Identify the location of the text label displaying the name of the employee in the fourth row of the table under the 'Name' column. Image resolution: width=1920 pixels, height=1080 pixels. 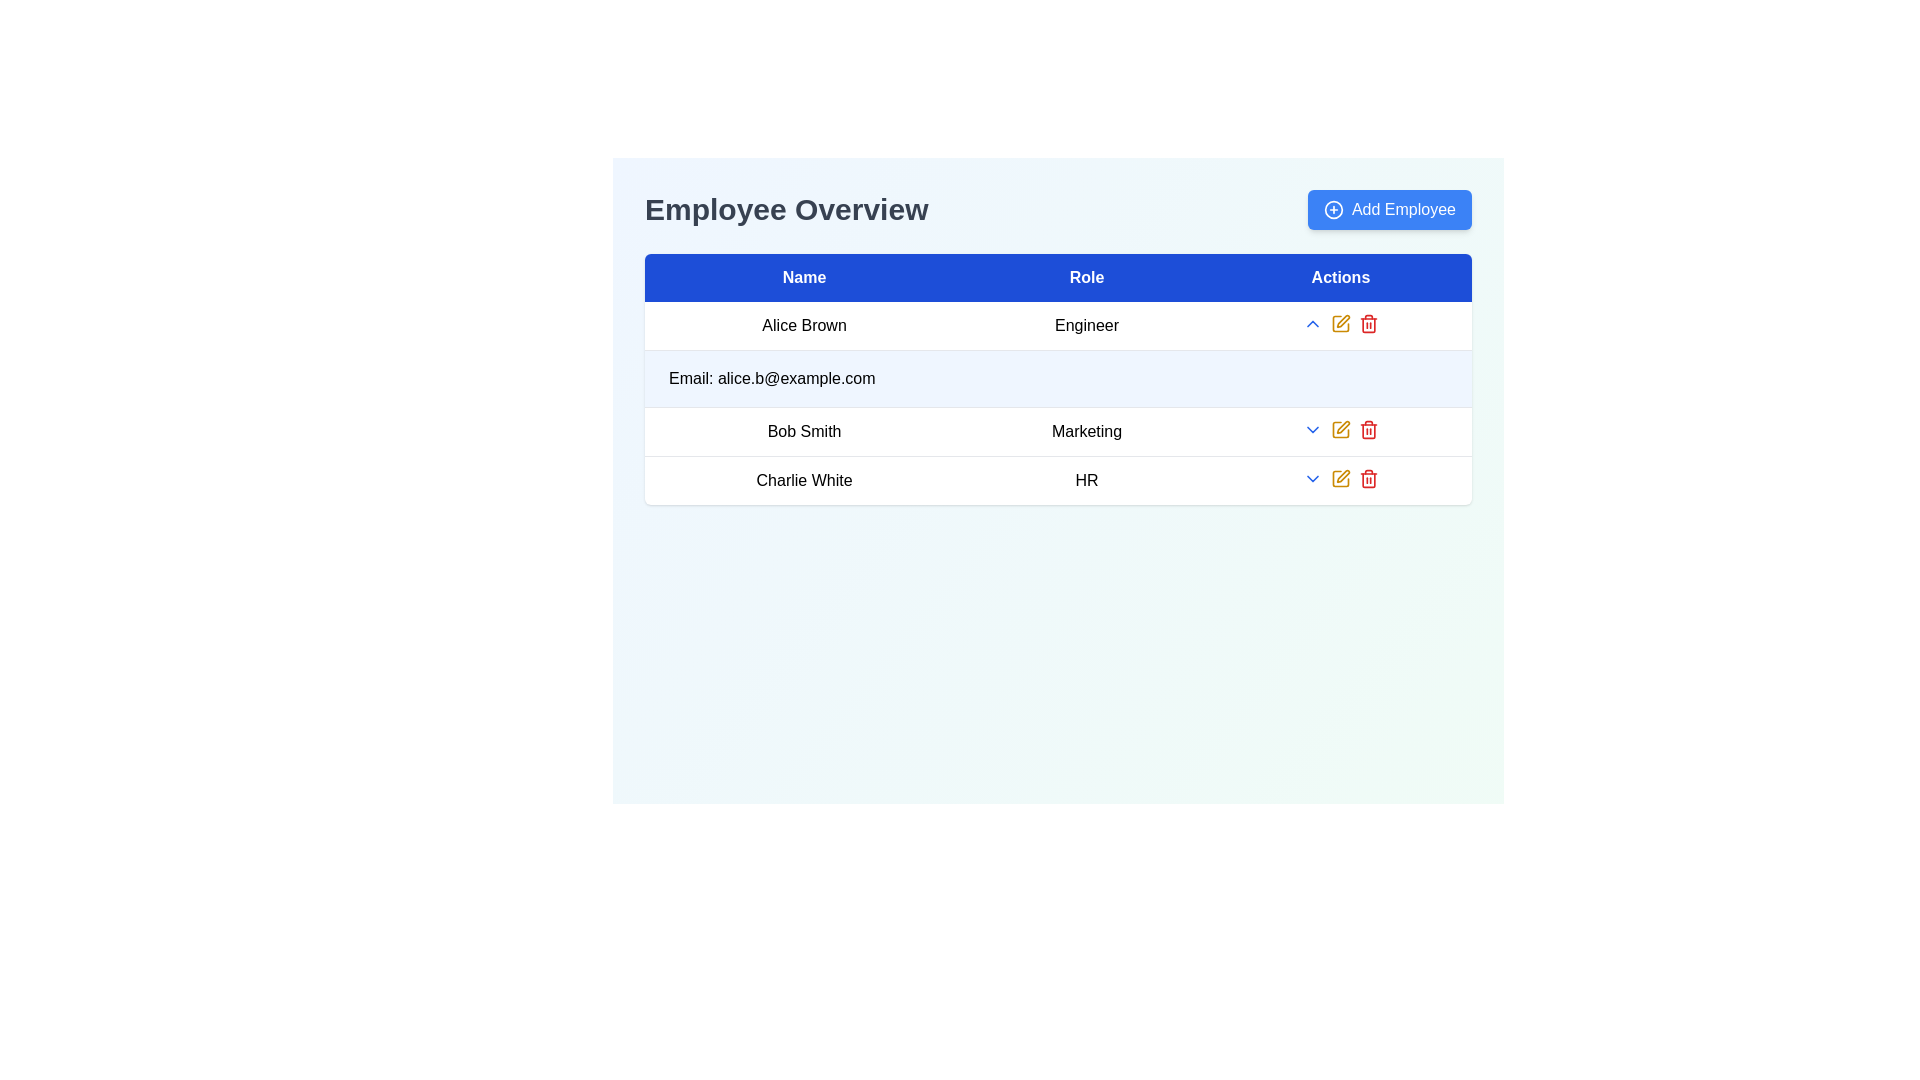
(804, 480).